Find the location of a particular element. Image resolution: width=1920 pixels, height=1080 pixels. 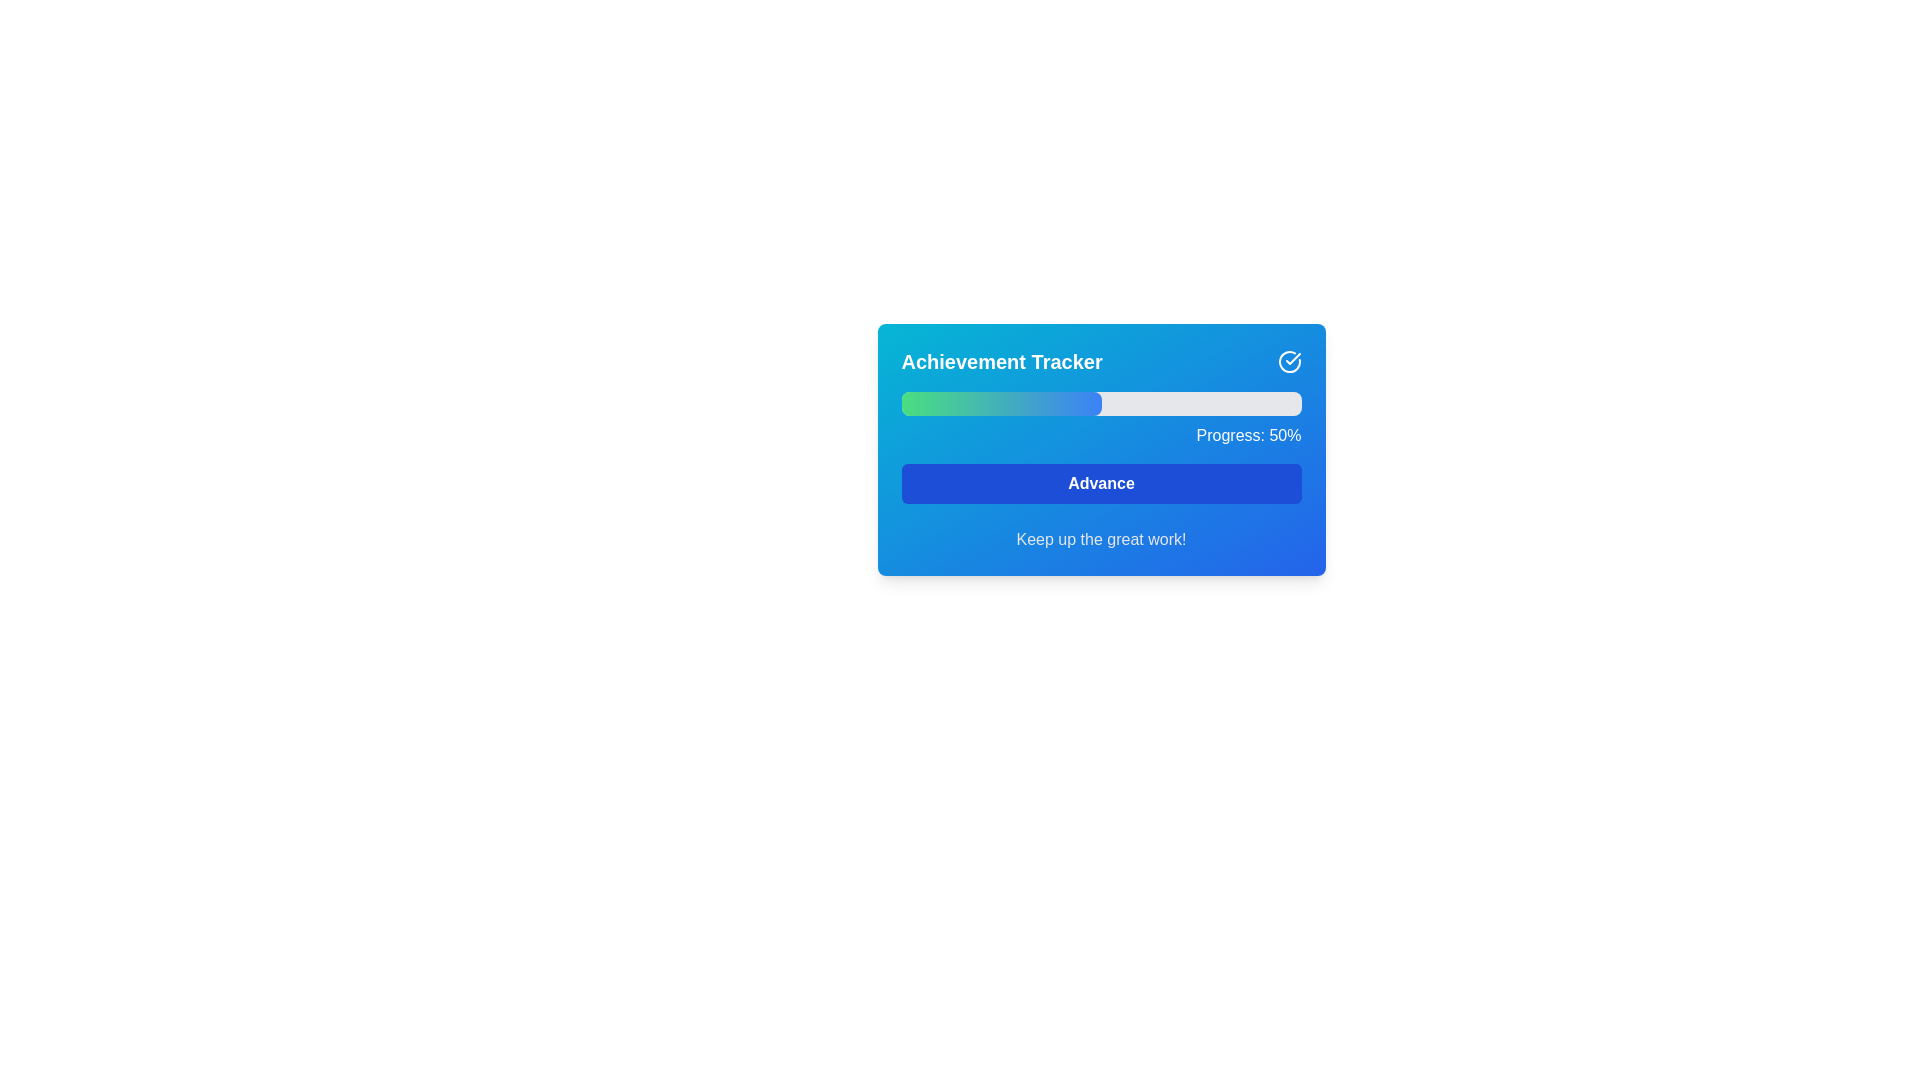

the rectangular blue button labeled 'Advance' to observe its hover effect, located within the 'Achievement Tracker' card below the progress bar is located at coordinates (1100, 483).